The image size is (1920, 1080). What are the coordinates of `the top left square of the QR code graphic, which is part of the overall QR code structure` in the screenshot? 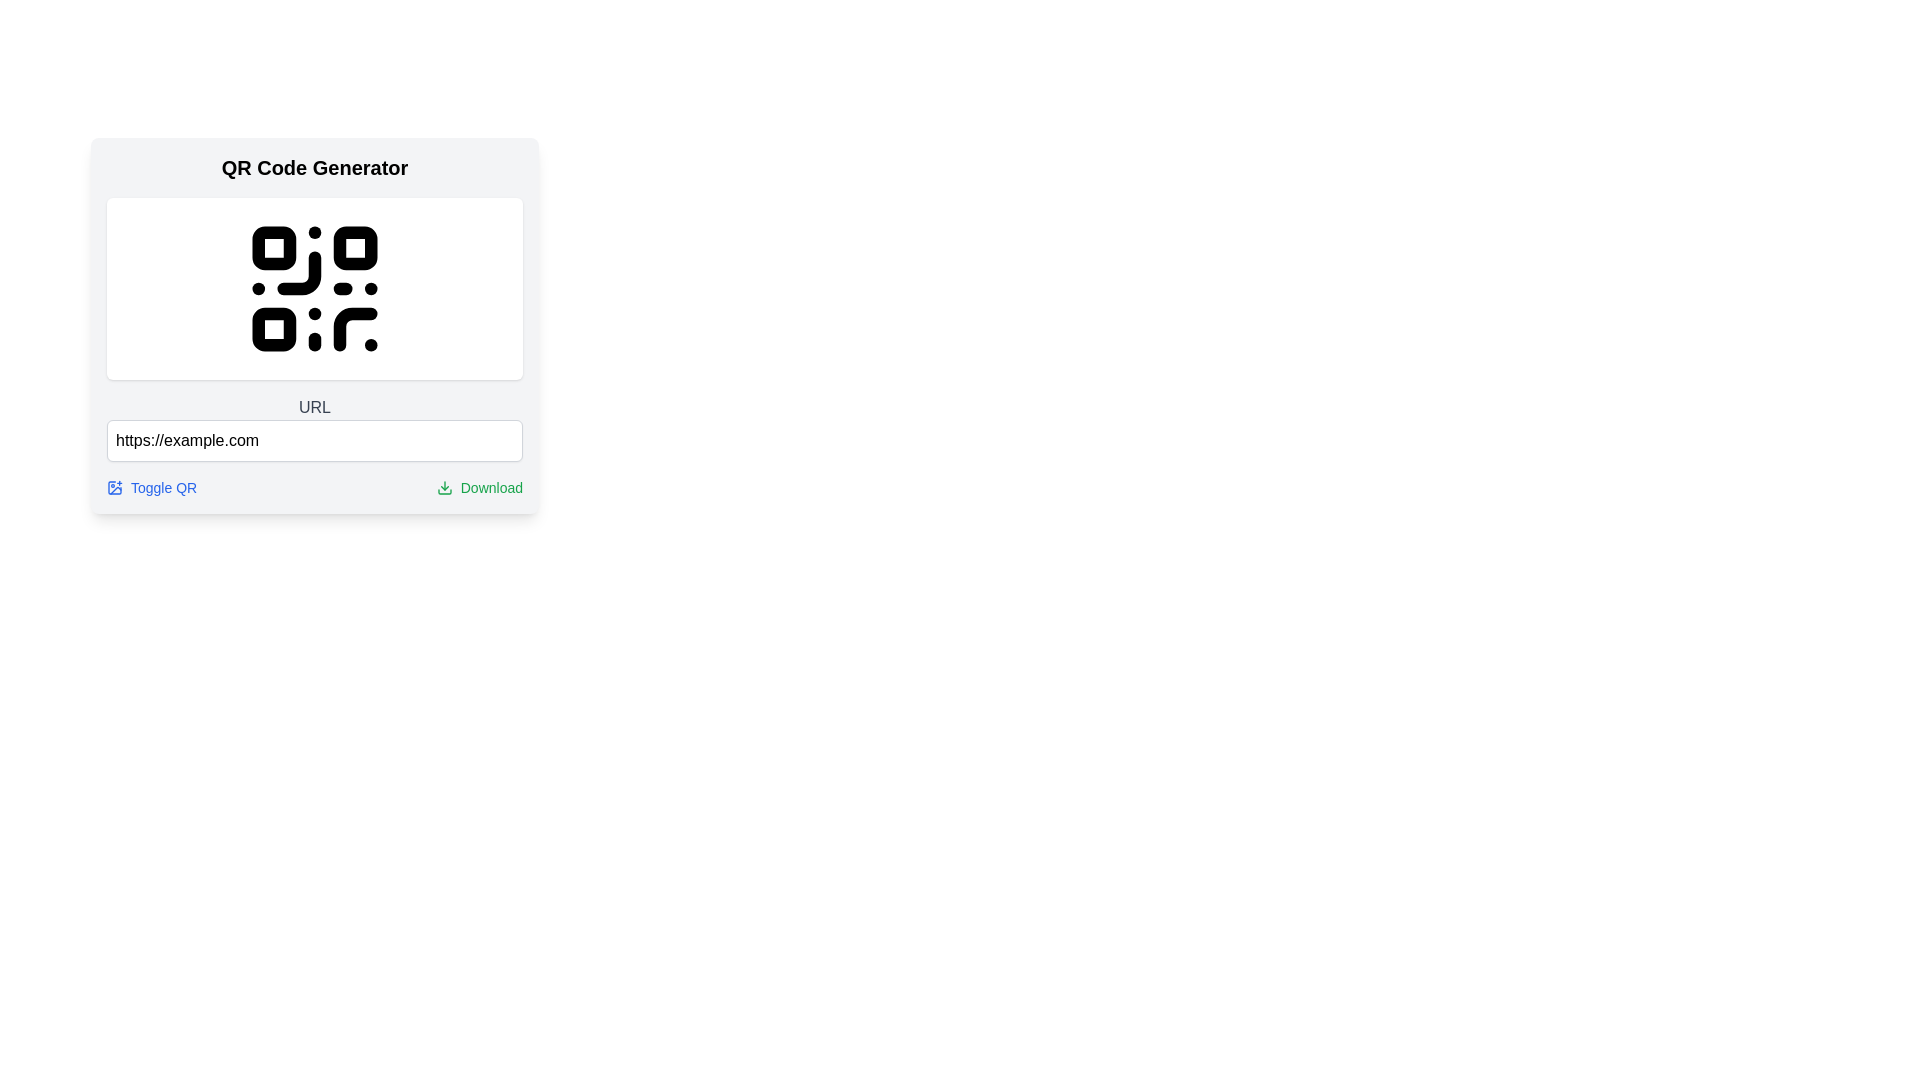 It's located at (273, 247).